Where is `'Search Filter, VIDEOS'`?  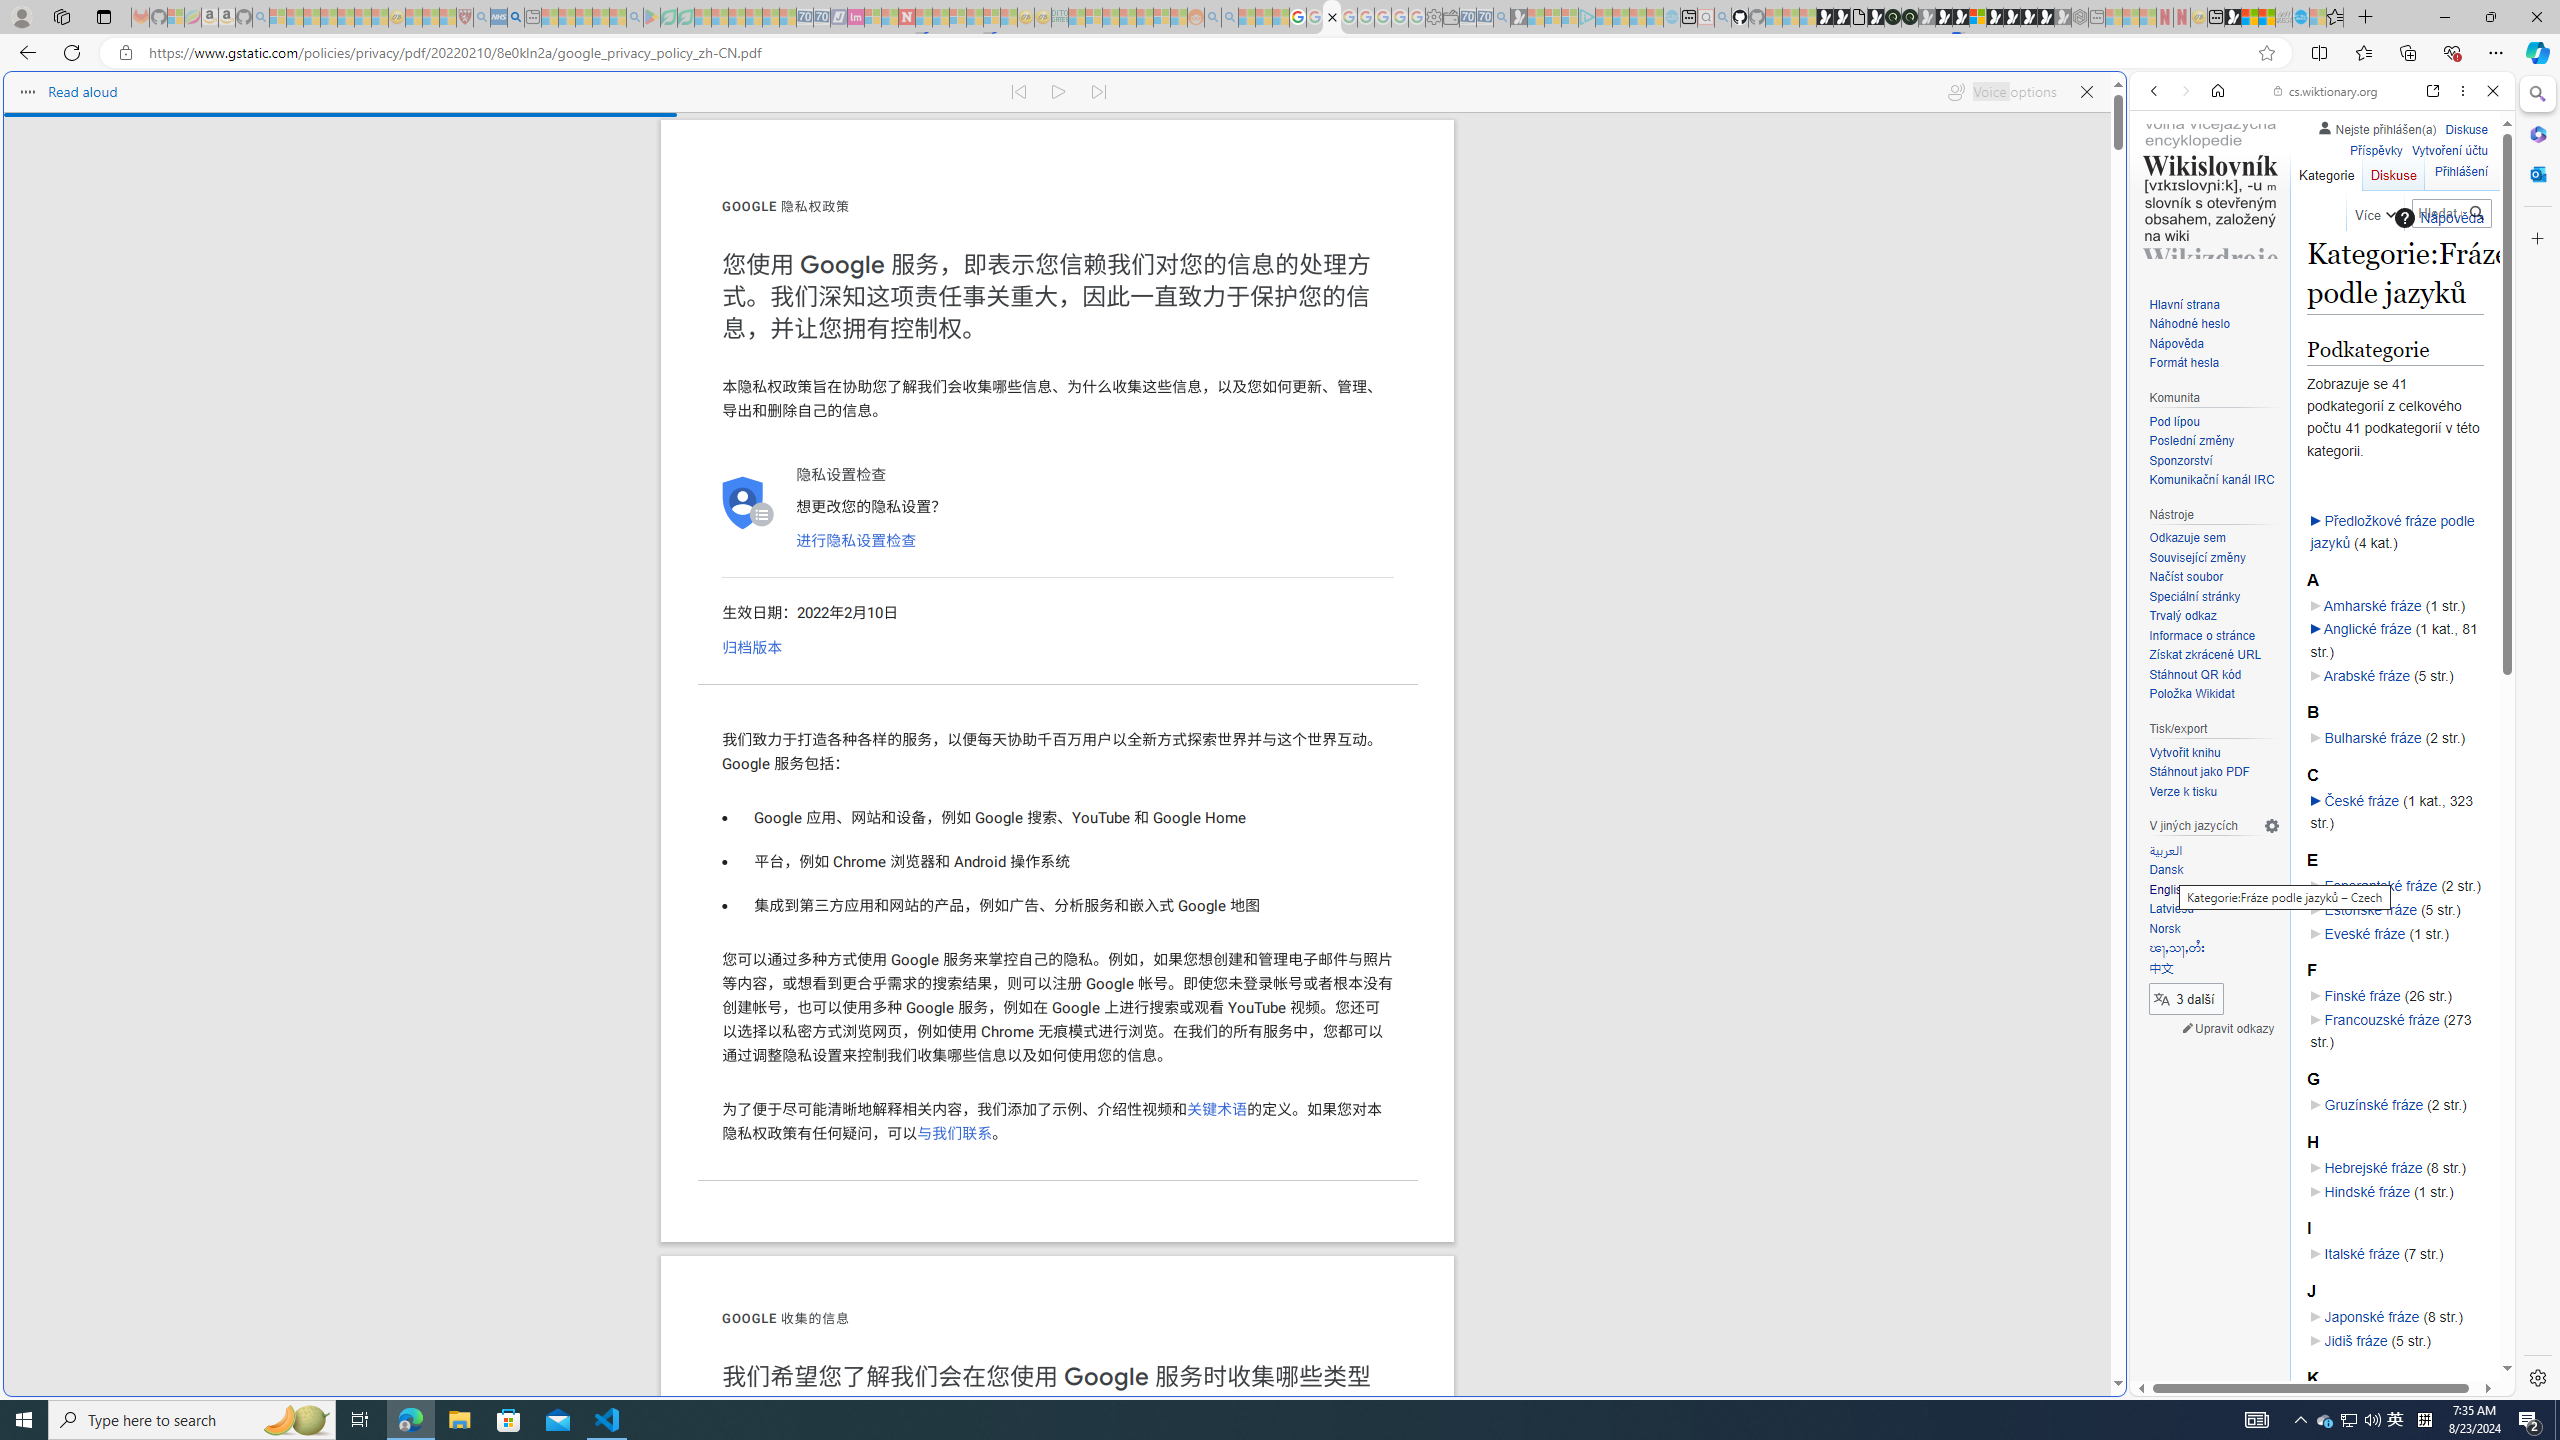 'Search Filter, VIDEOS' is located at coordinates (2286, 227).